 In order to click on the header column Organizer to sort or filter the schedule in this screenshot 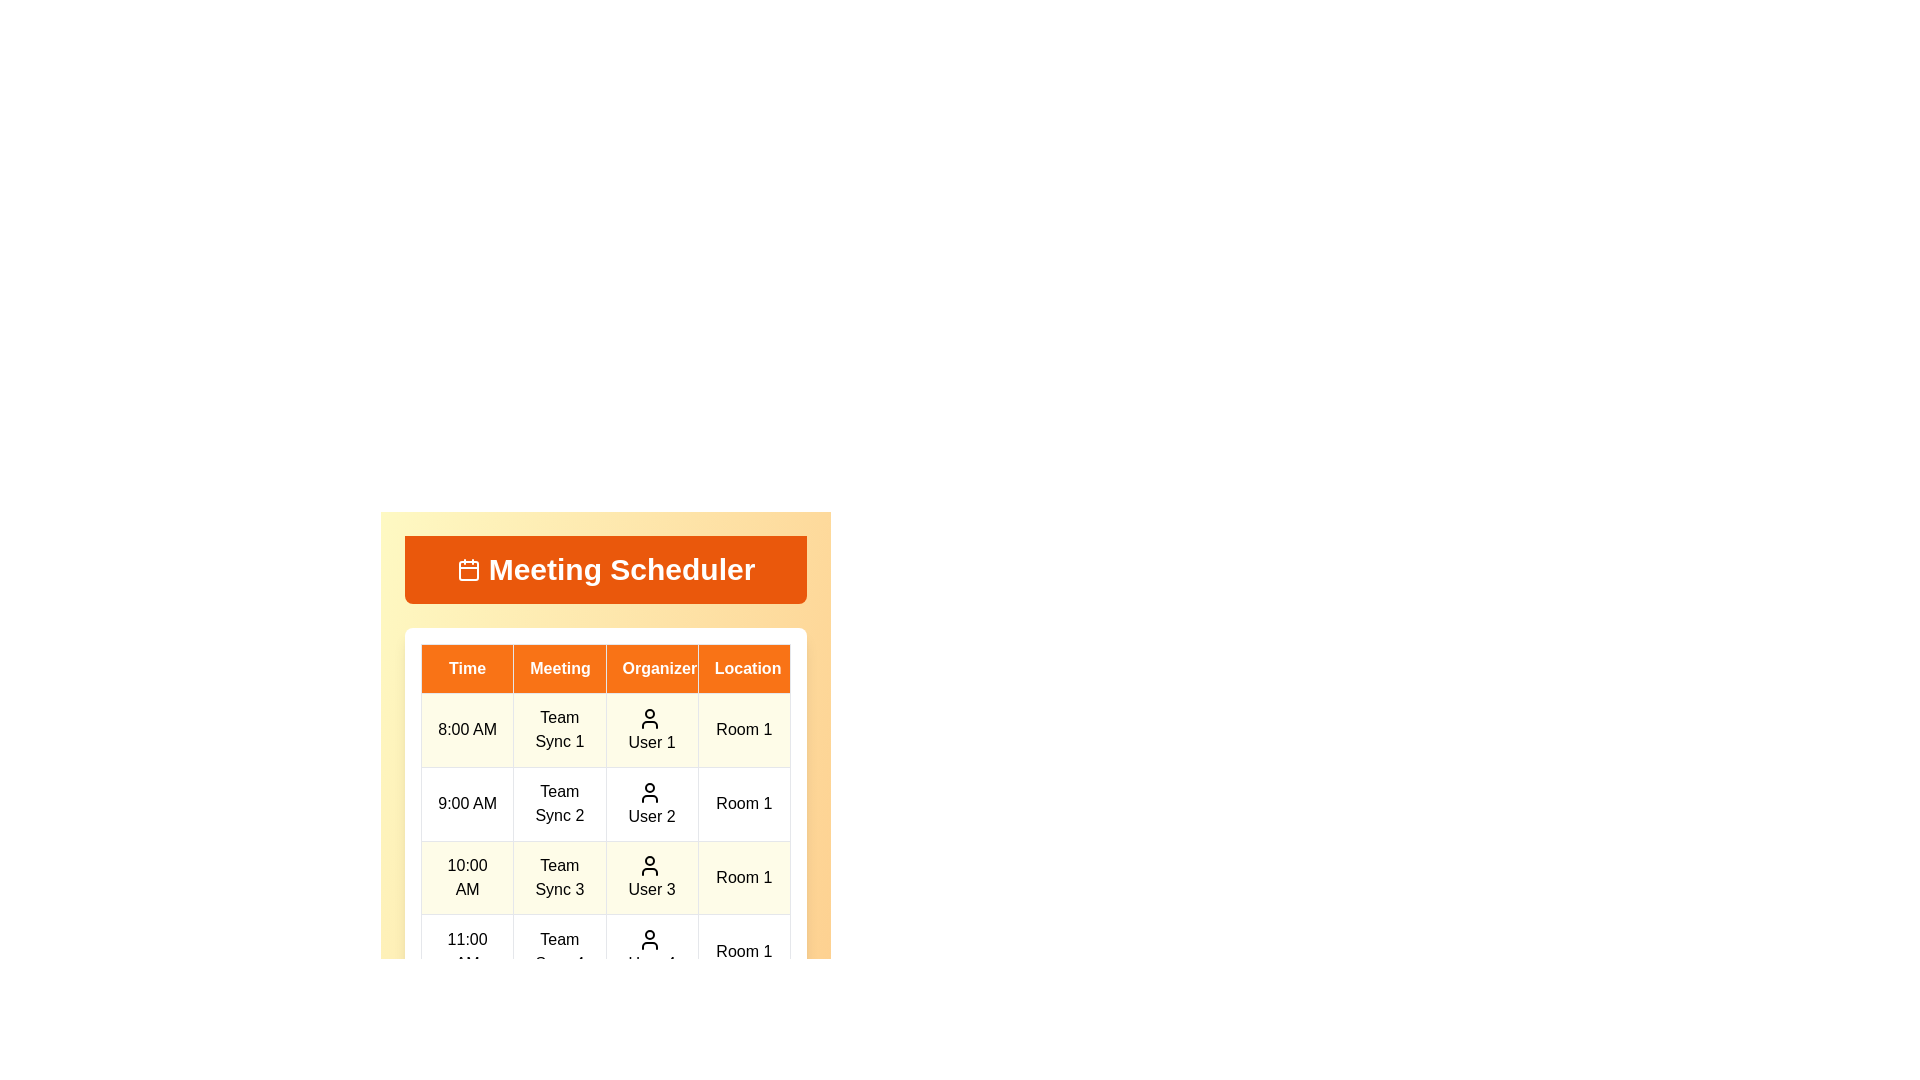, I will do `click(652, 668)`.